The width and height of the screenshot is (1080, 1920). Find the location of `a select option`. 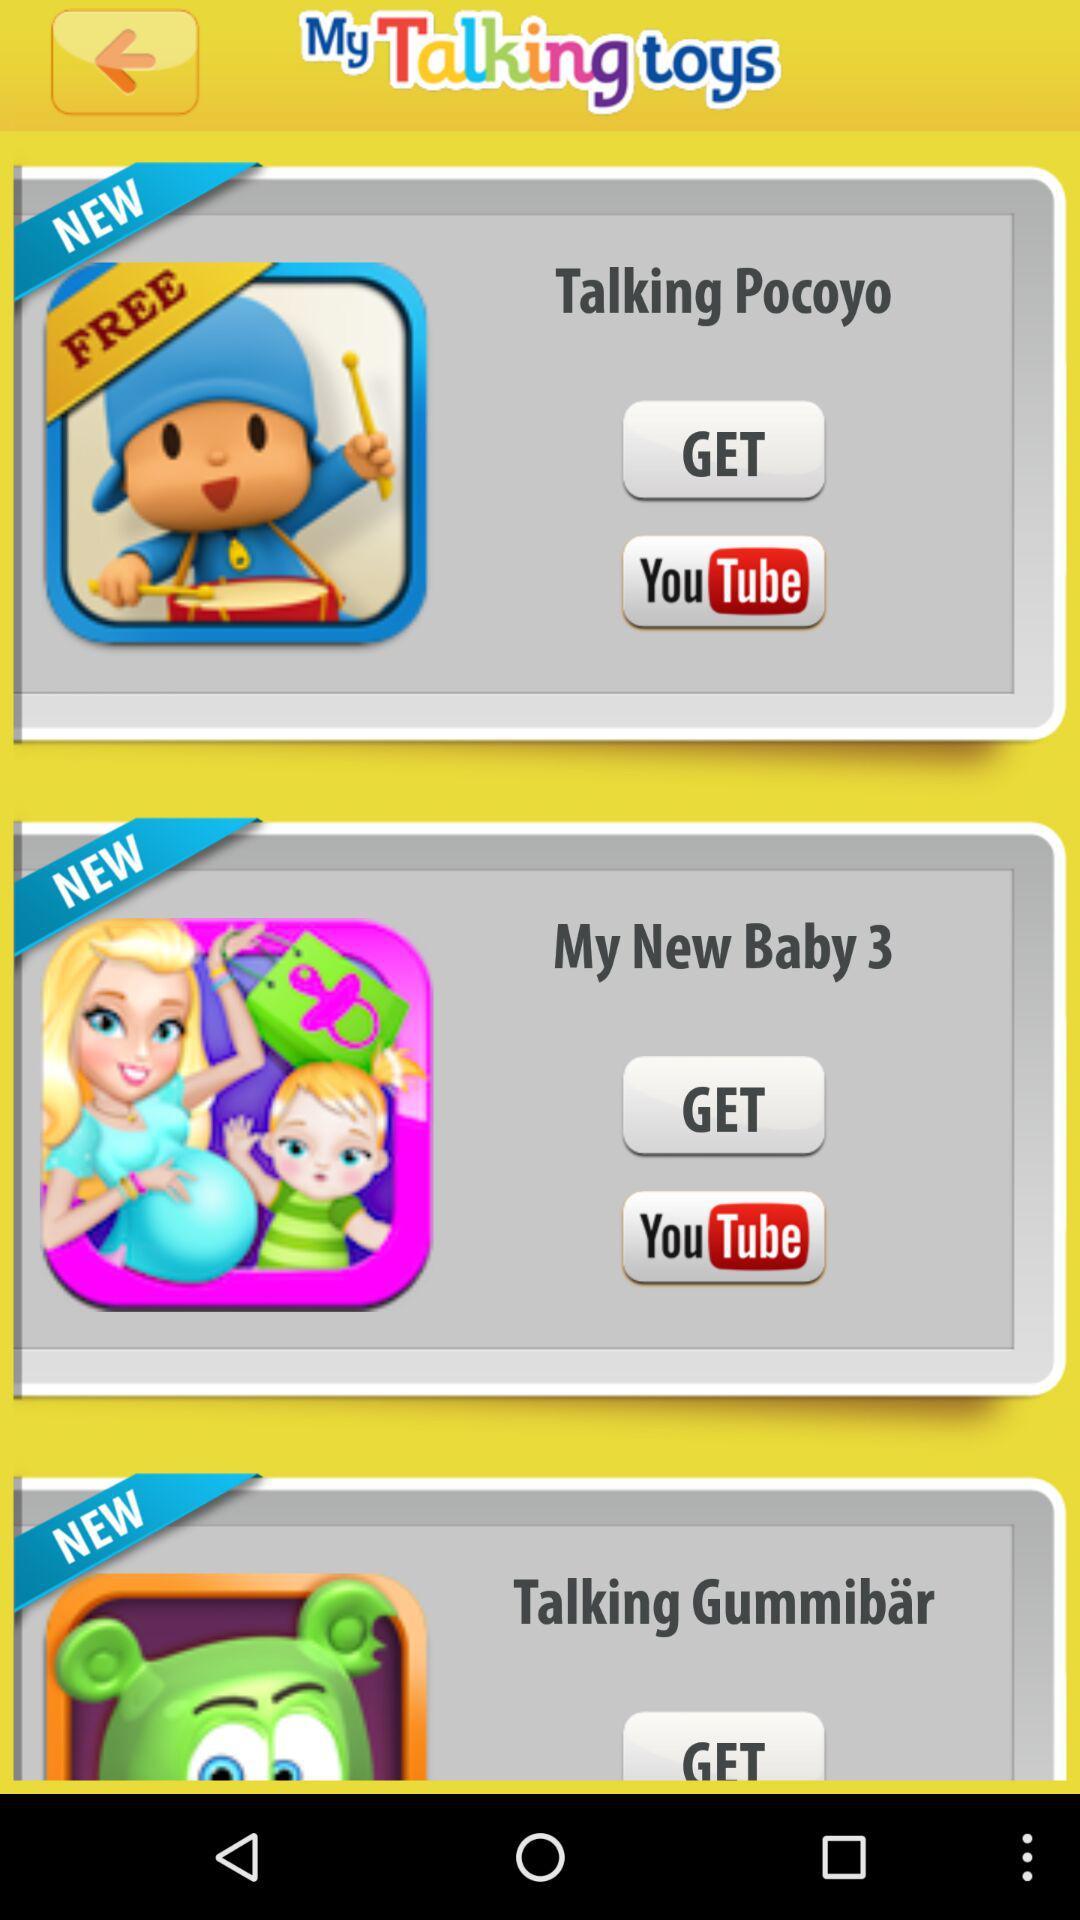

a select option is located at coordinates (723, 583).